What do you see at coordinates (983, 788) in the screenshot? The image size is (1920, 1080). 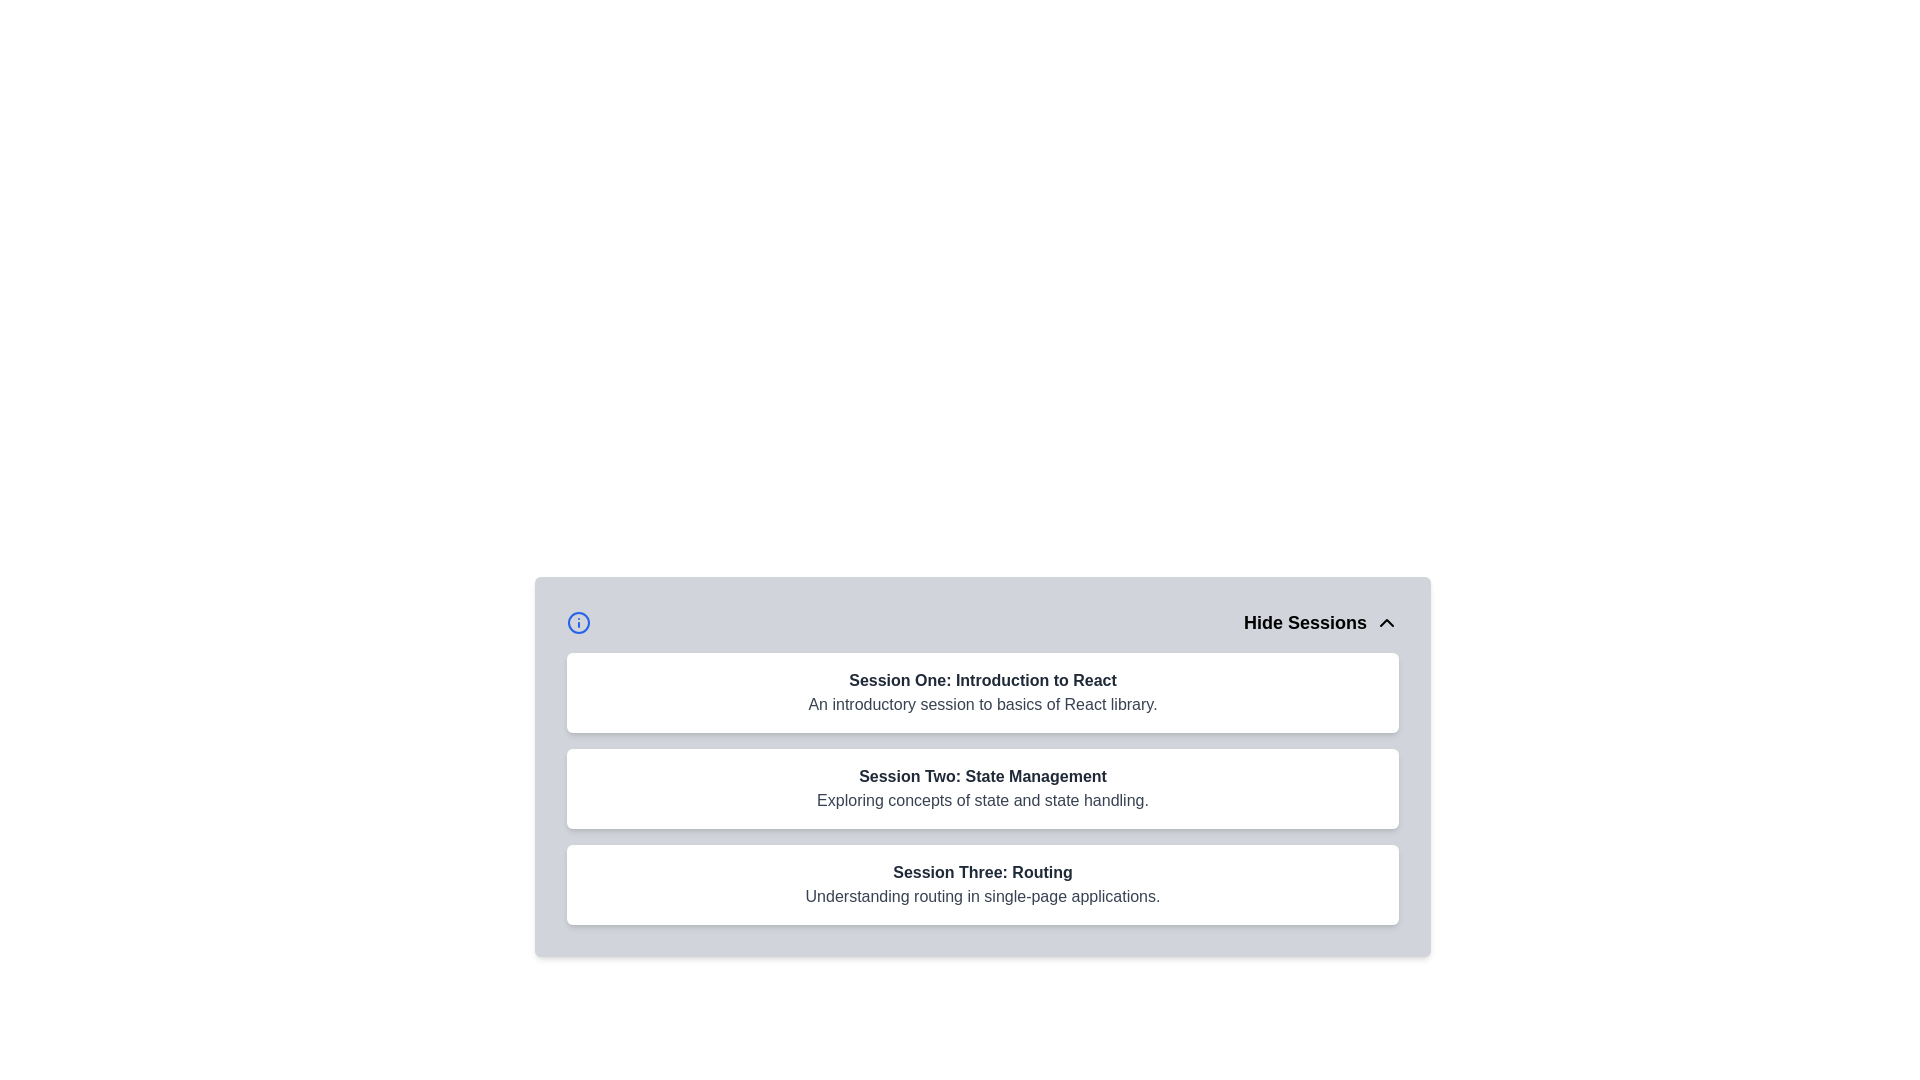 I see `information provided in the informative text block about 'Session Two', which is the second block in a vertical list of session descriptions` at bounding box center [983, 788].